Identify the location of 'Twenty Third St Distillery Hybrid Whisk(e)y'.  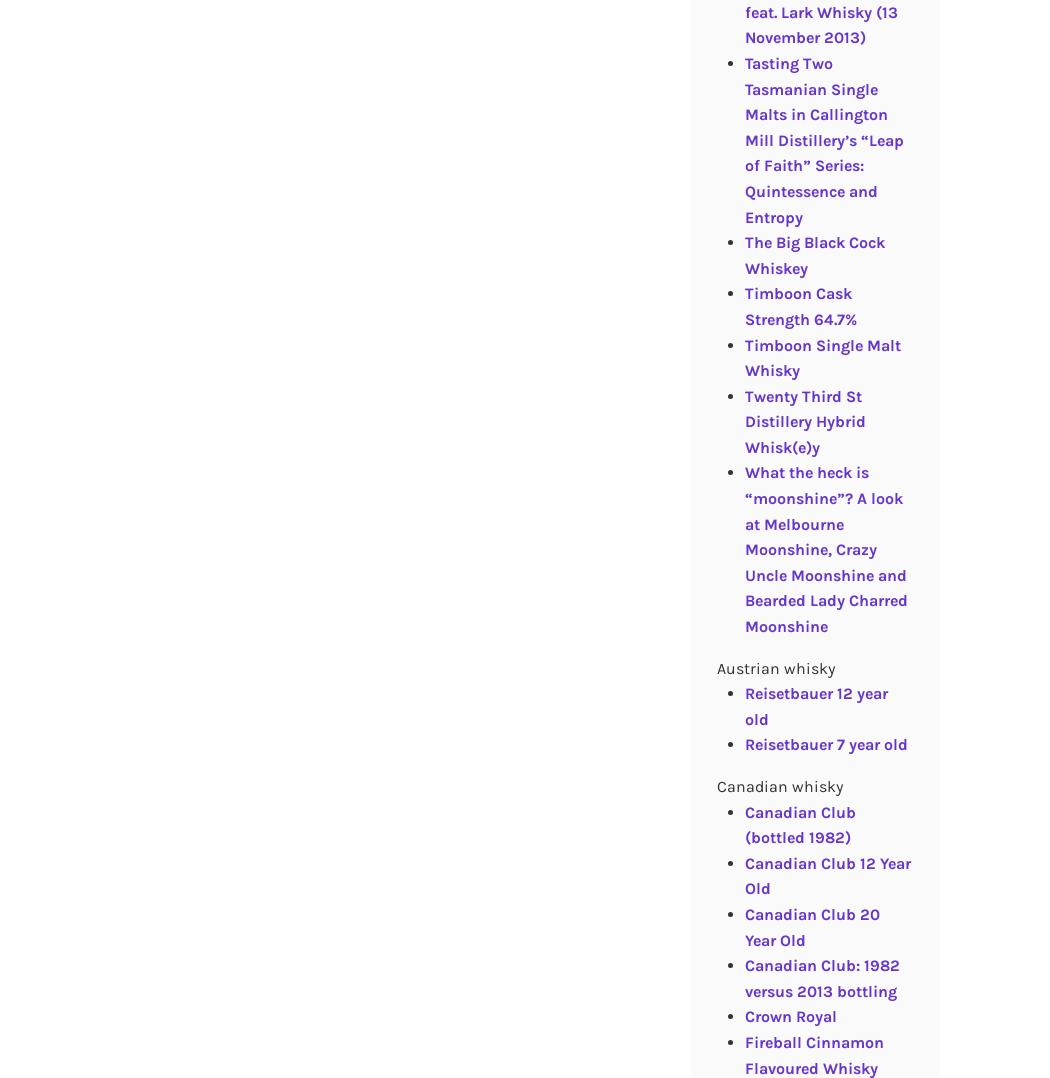
(803, 419).